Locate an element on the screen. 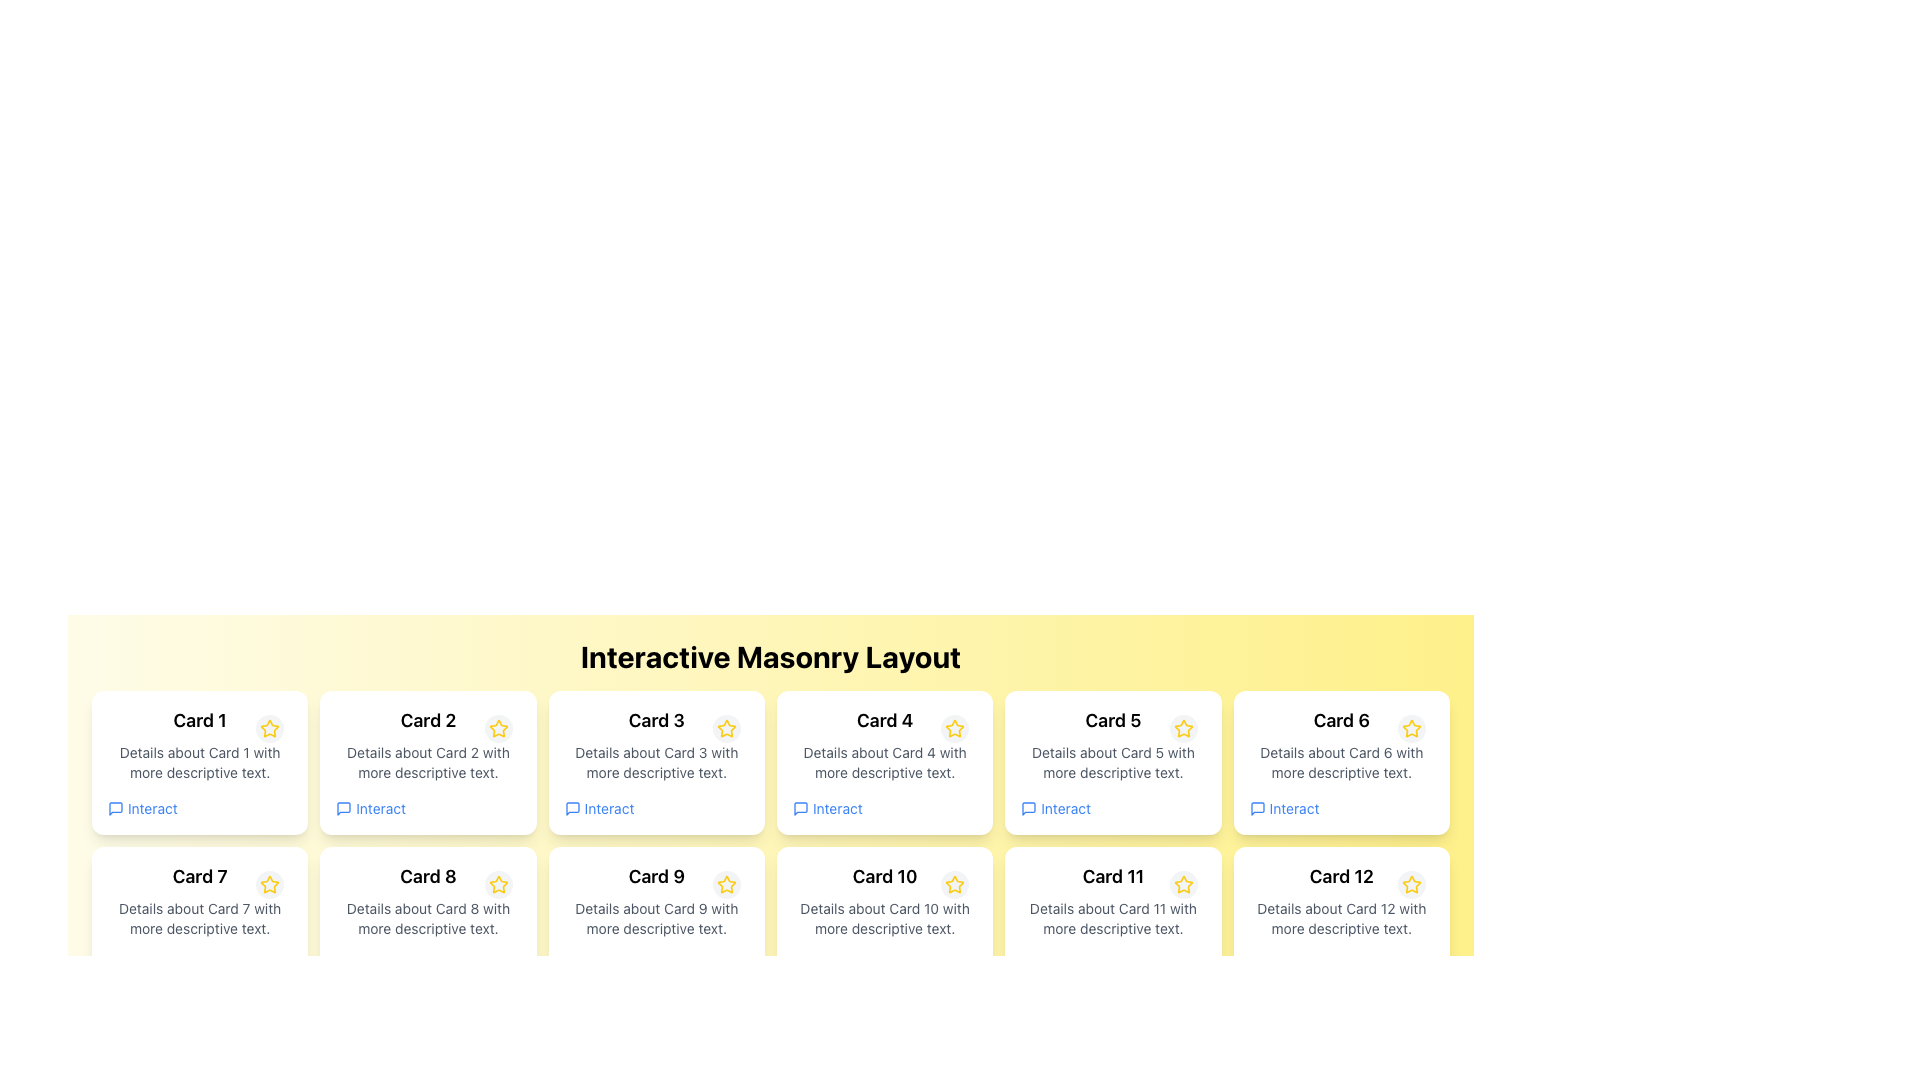 The height and width of the screenshot is (1080, 1920). the Star Icon located inside 'Card 2' in the second column of the top row in the grid layout, which serves as an interactive component to mark the card as a favorite is located at coordinates (498, 728).